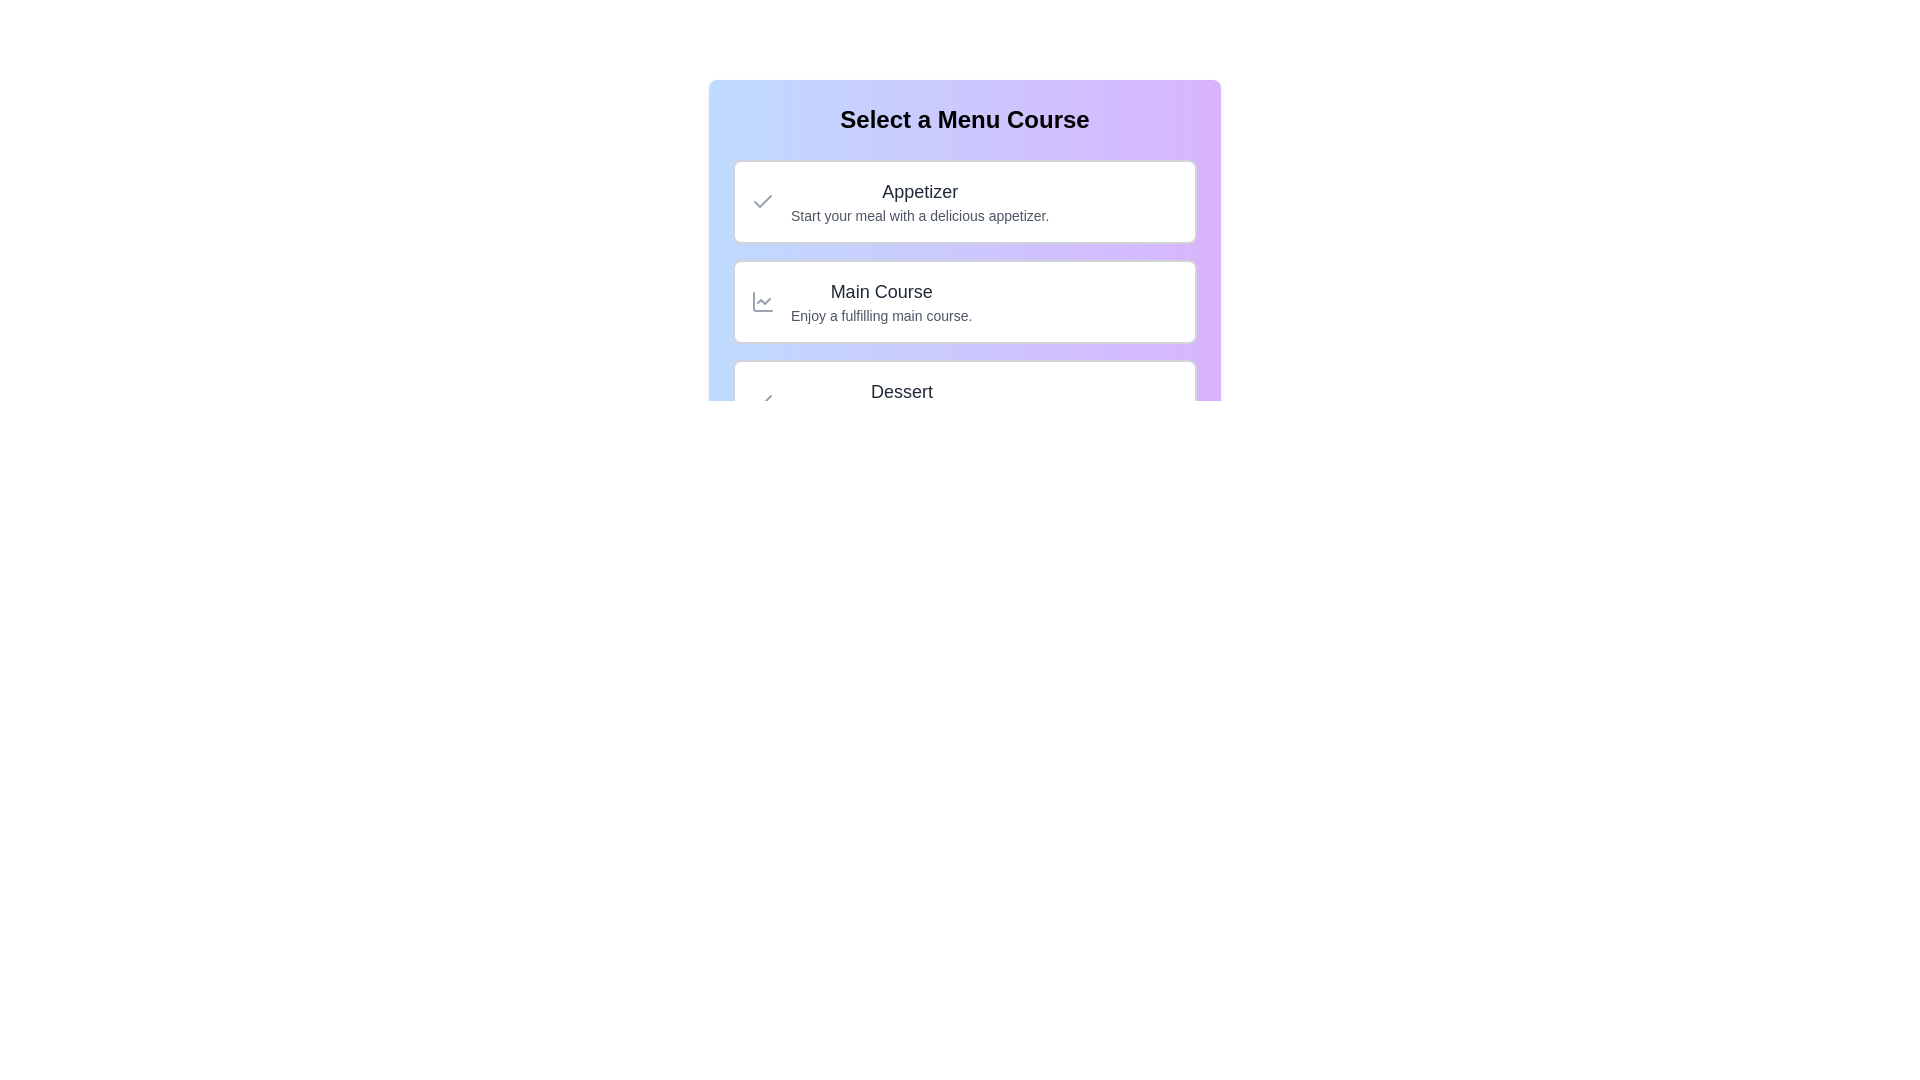 The width and height of the screenshot is (1920, 1080). What do you see at coordinates (919, 216) in the screenshot?
I see `the Text Label element that reads 'Start your meal with a delicious appetizer.' which is located below the 'Appetizer' header` at bounding box center [919, 216].